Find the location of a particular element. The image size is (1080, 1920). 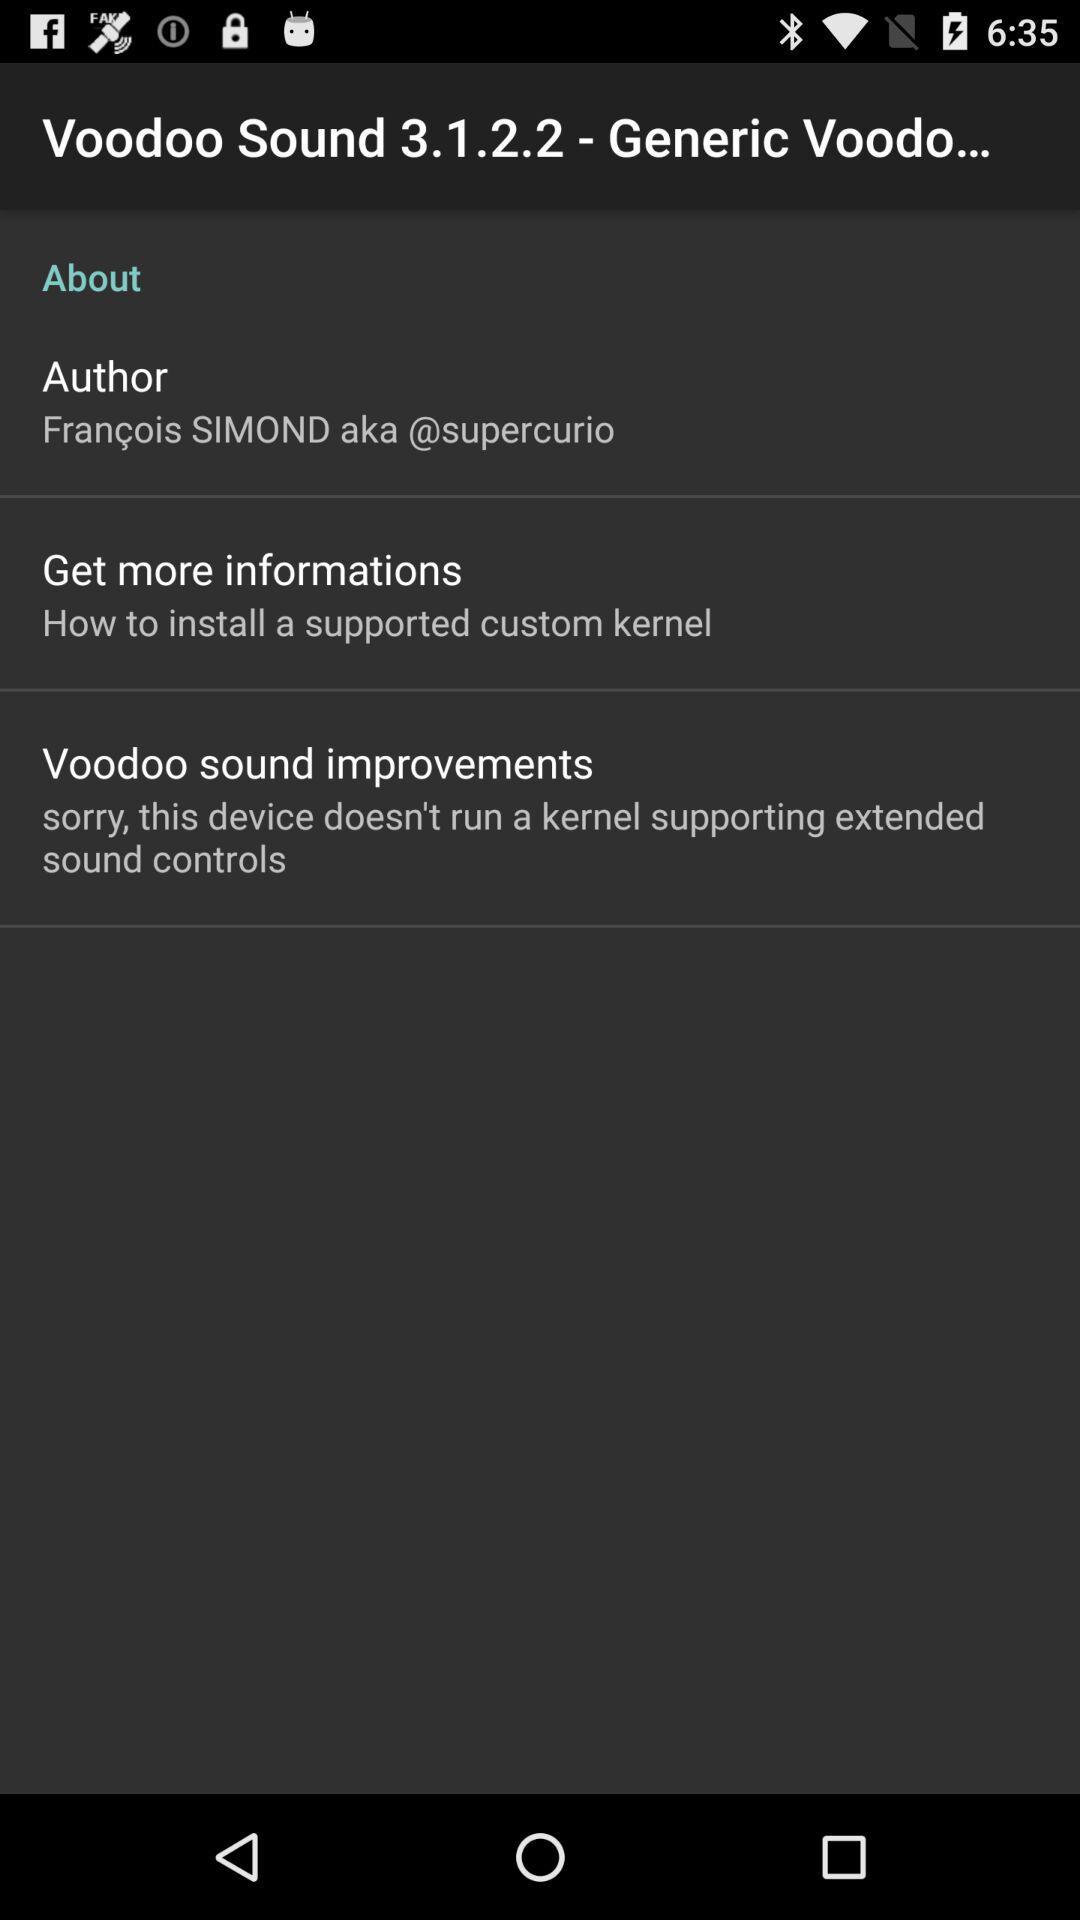

author app is located at coordinates (104, 374).